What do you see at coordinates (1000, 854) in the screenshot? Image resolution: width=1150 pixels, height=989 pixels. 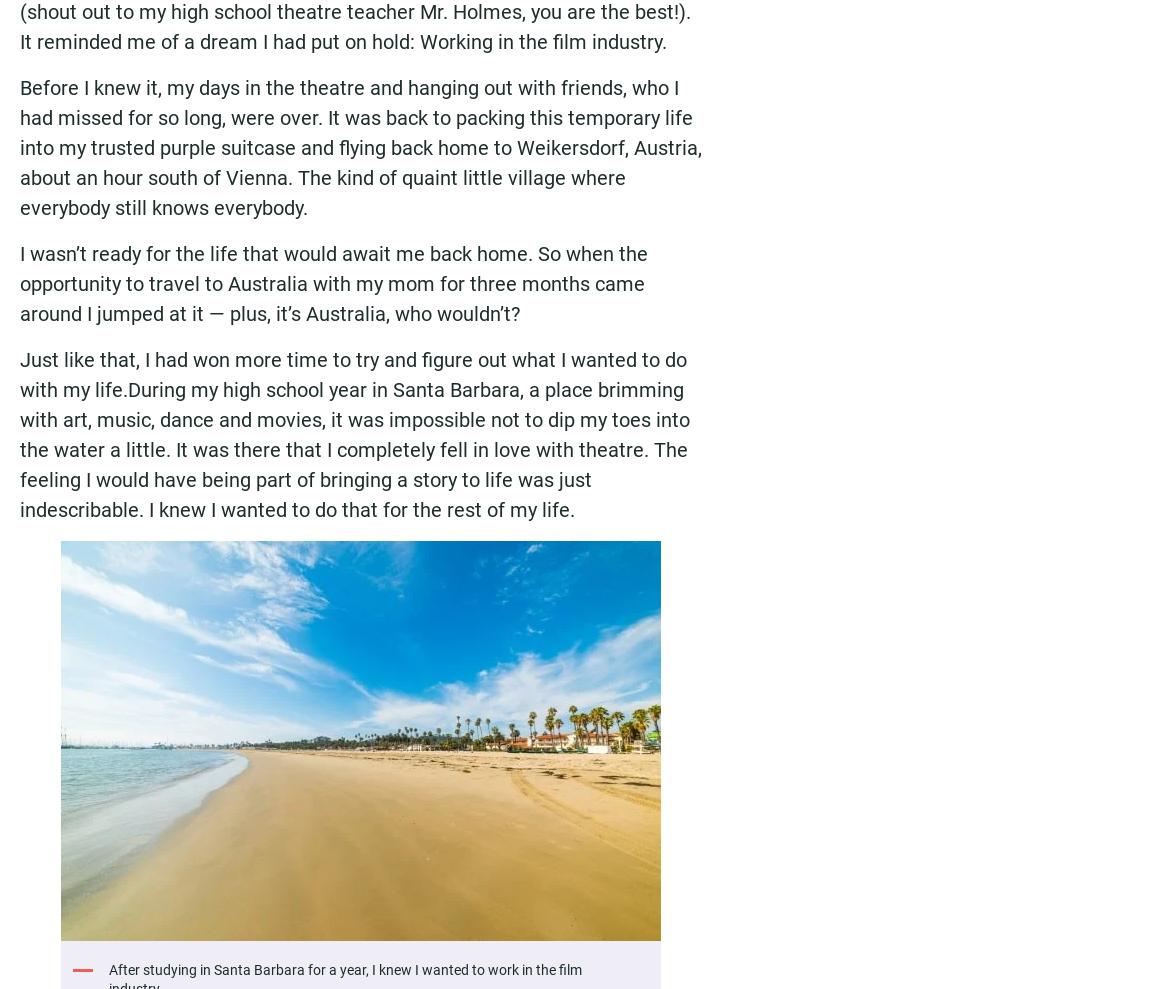 I see `'Subscribe'` at bounding box center [1000, 854].